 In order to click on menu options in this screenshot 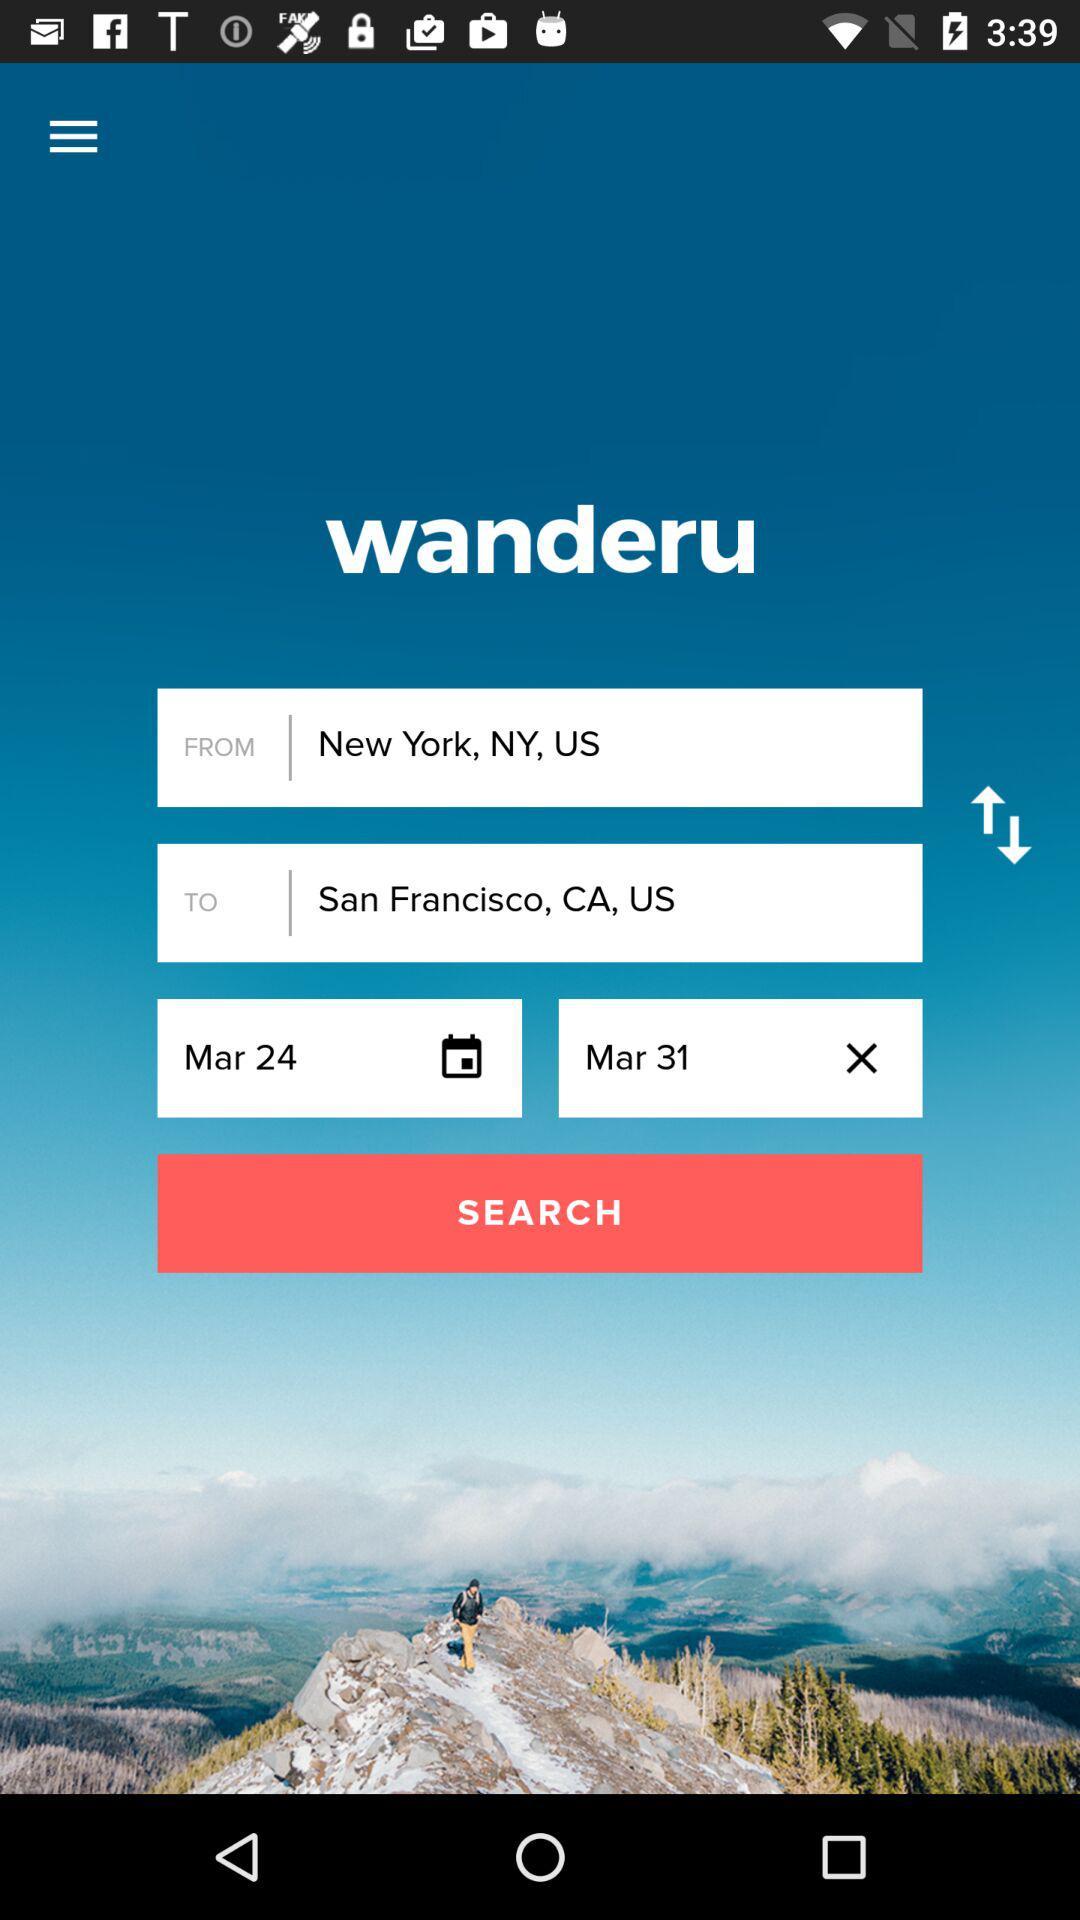, I will do `click(72, 135)`.